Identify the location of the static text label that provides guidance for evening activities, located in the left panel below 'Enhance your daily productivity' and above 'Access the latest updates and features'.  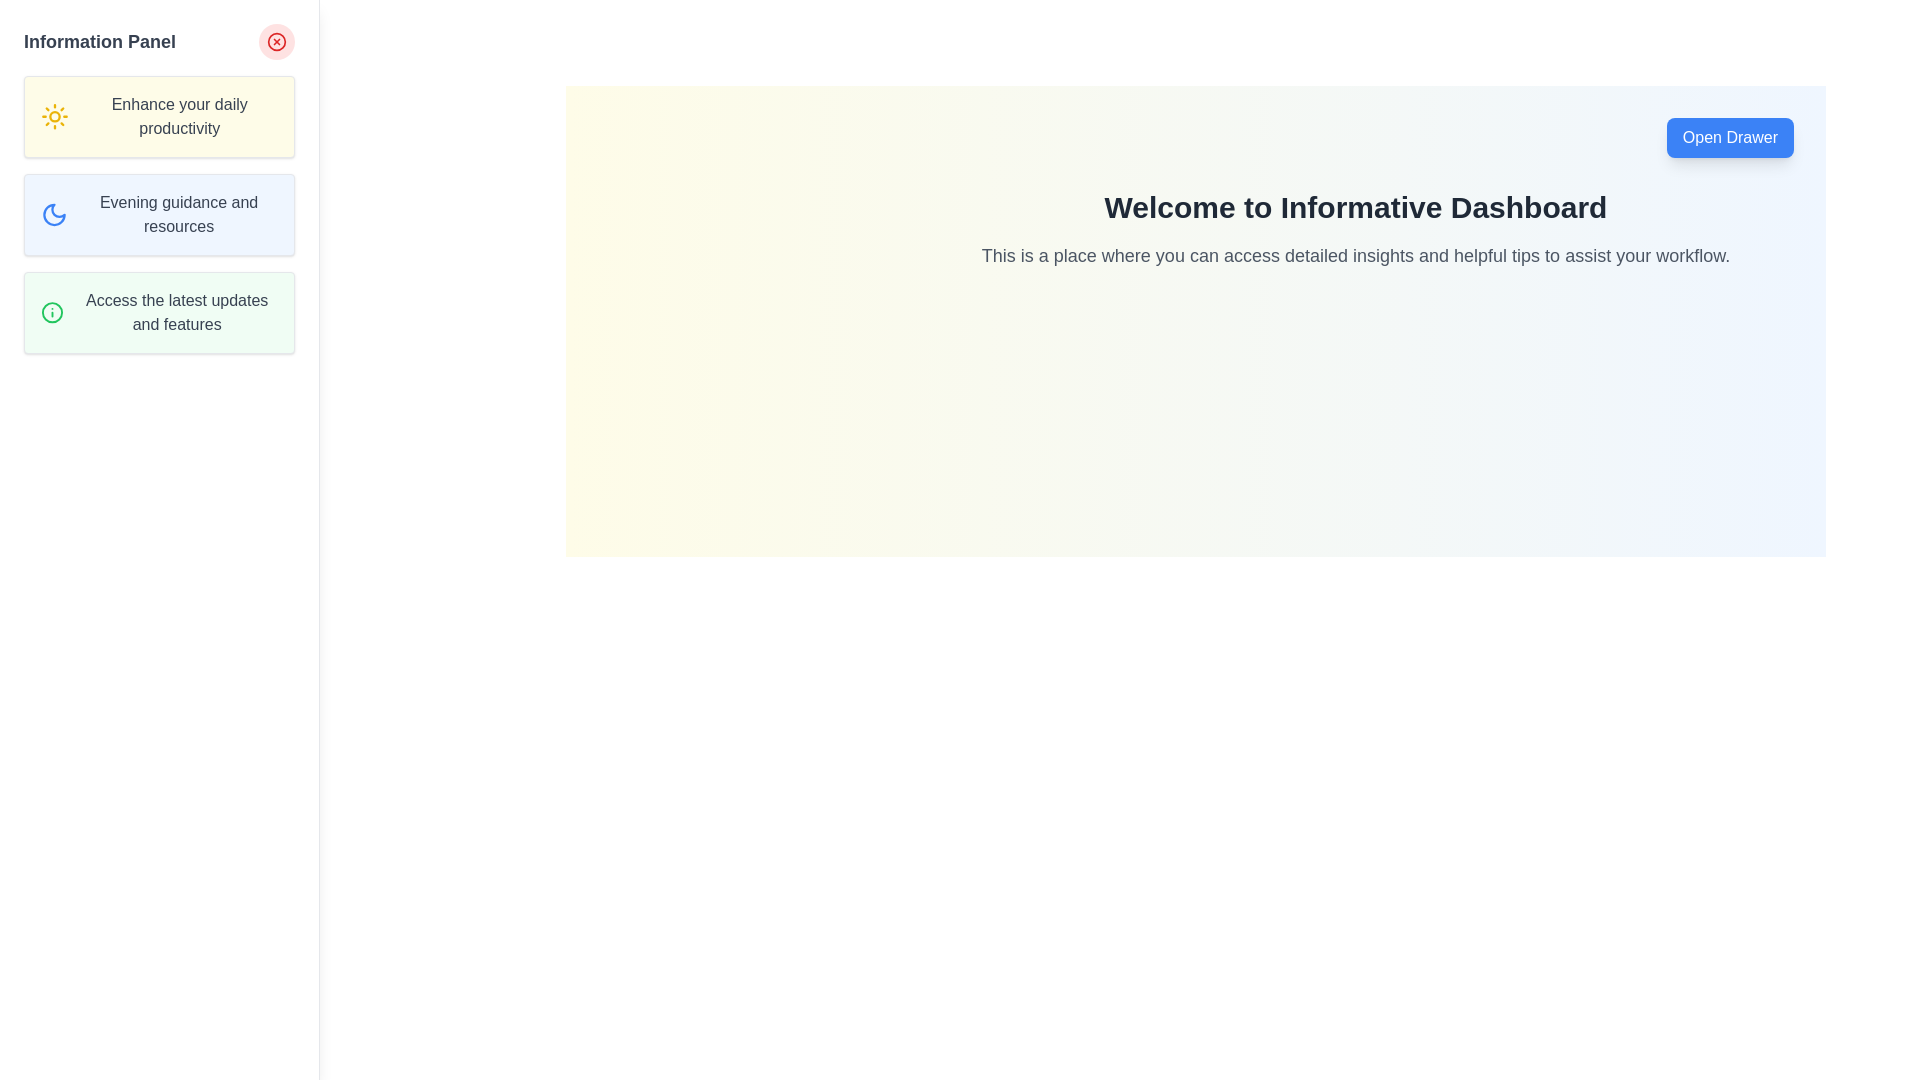
(179, 215).